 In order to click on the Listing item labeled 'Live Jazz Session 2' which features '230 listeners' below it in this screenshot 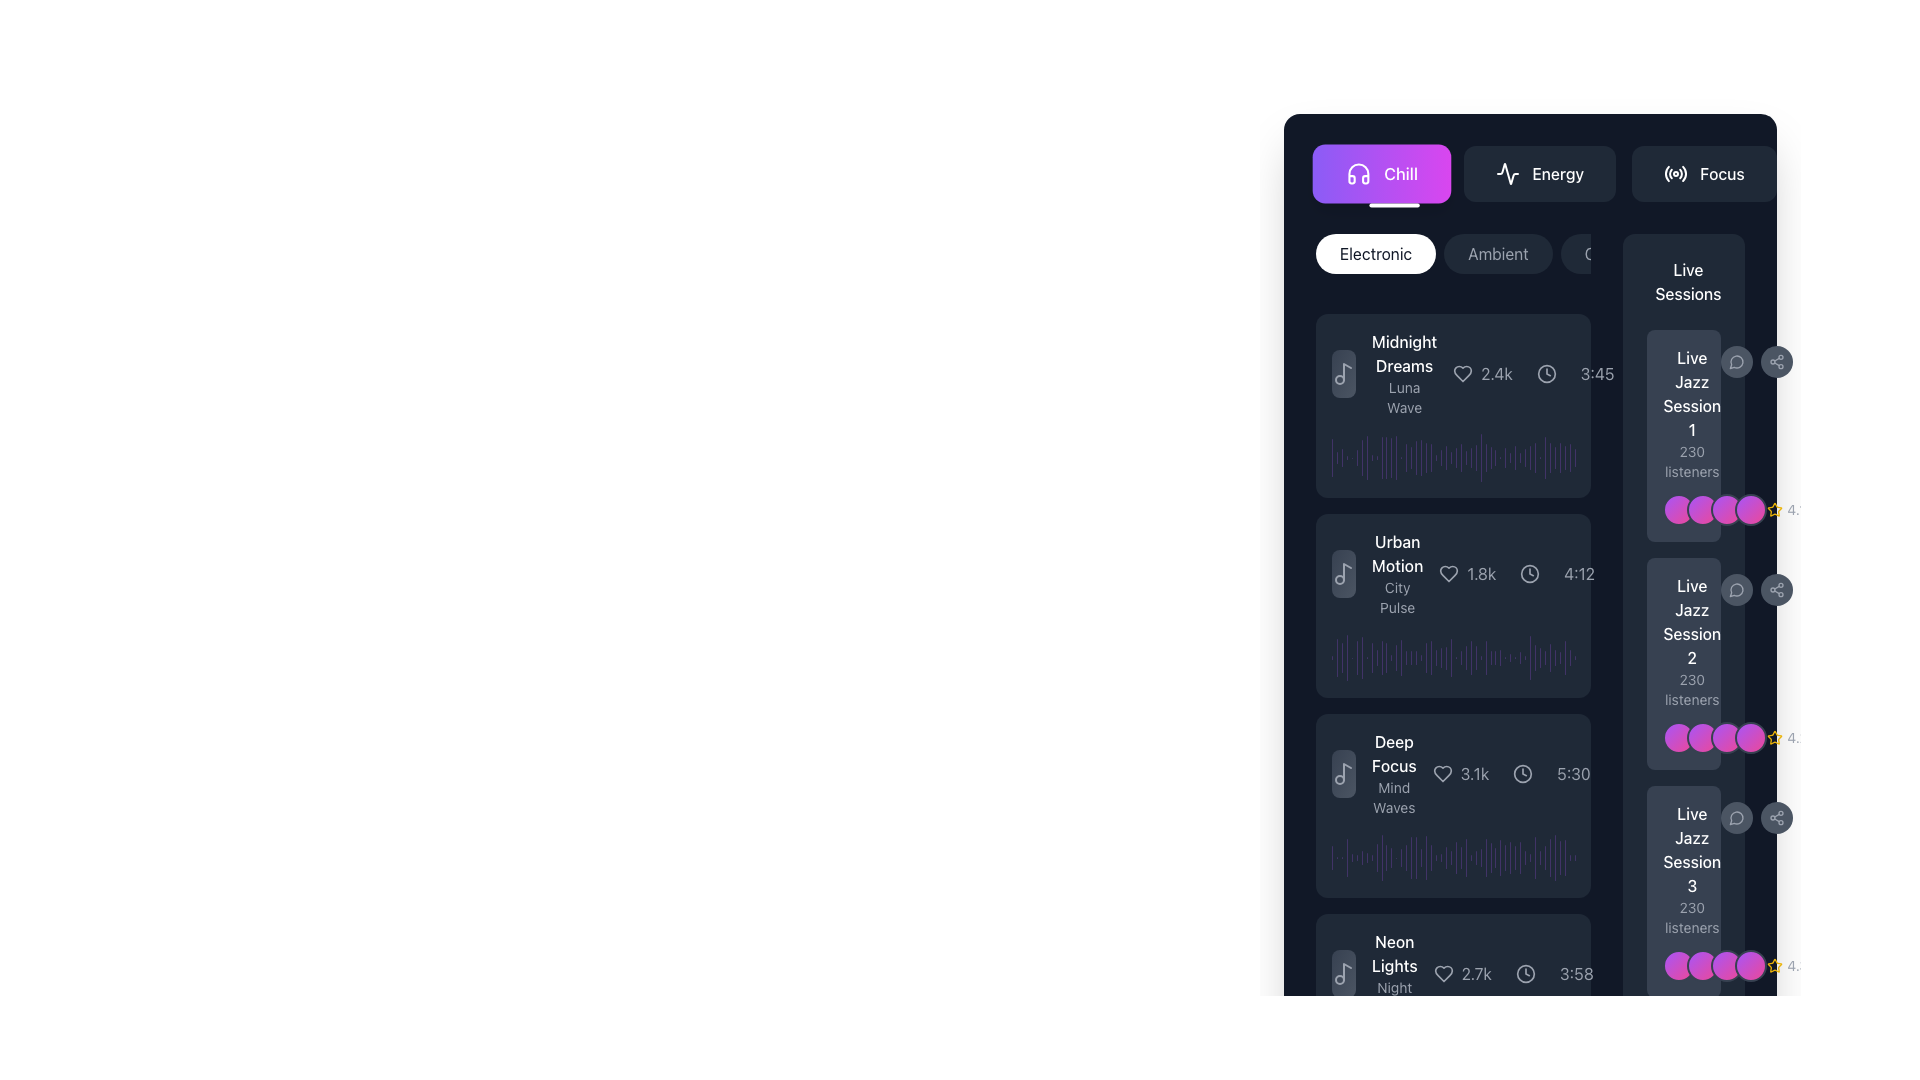, I will do `click(1683, 663)`.